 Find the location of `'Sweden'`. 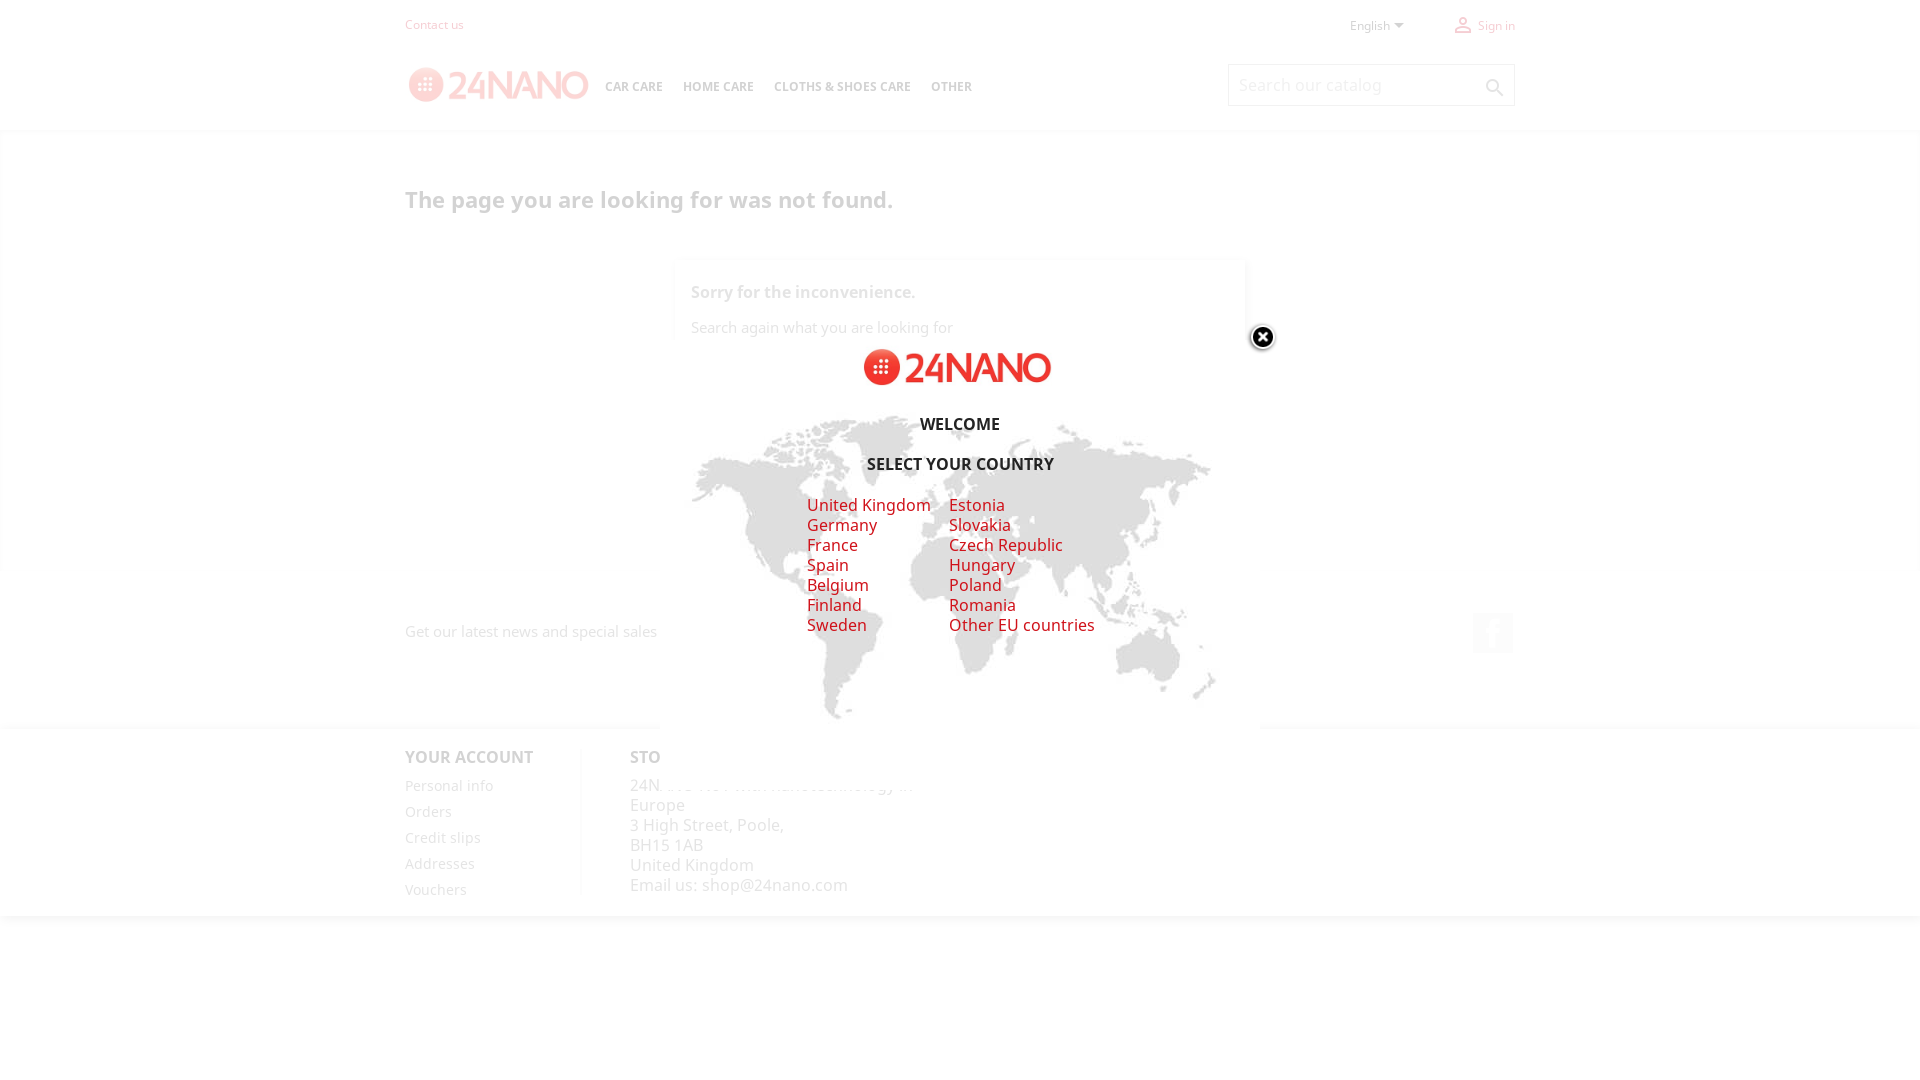

'Sweden' is located at coordinates (806, 623).